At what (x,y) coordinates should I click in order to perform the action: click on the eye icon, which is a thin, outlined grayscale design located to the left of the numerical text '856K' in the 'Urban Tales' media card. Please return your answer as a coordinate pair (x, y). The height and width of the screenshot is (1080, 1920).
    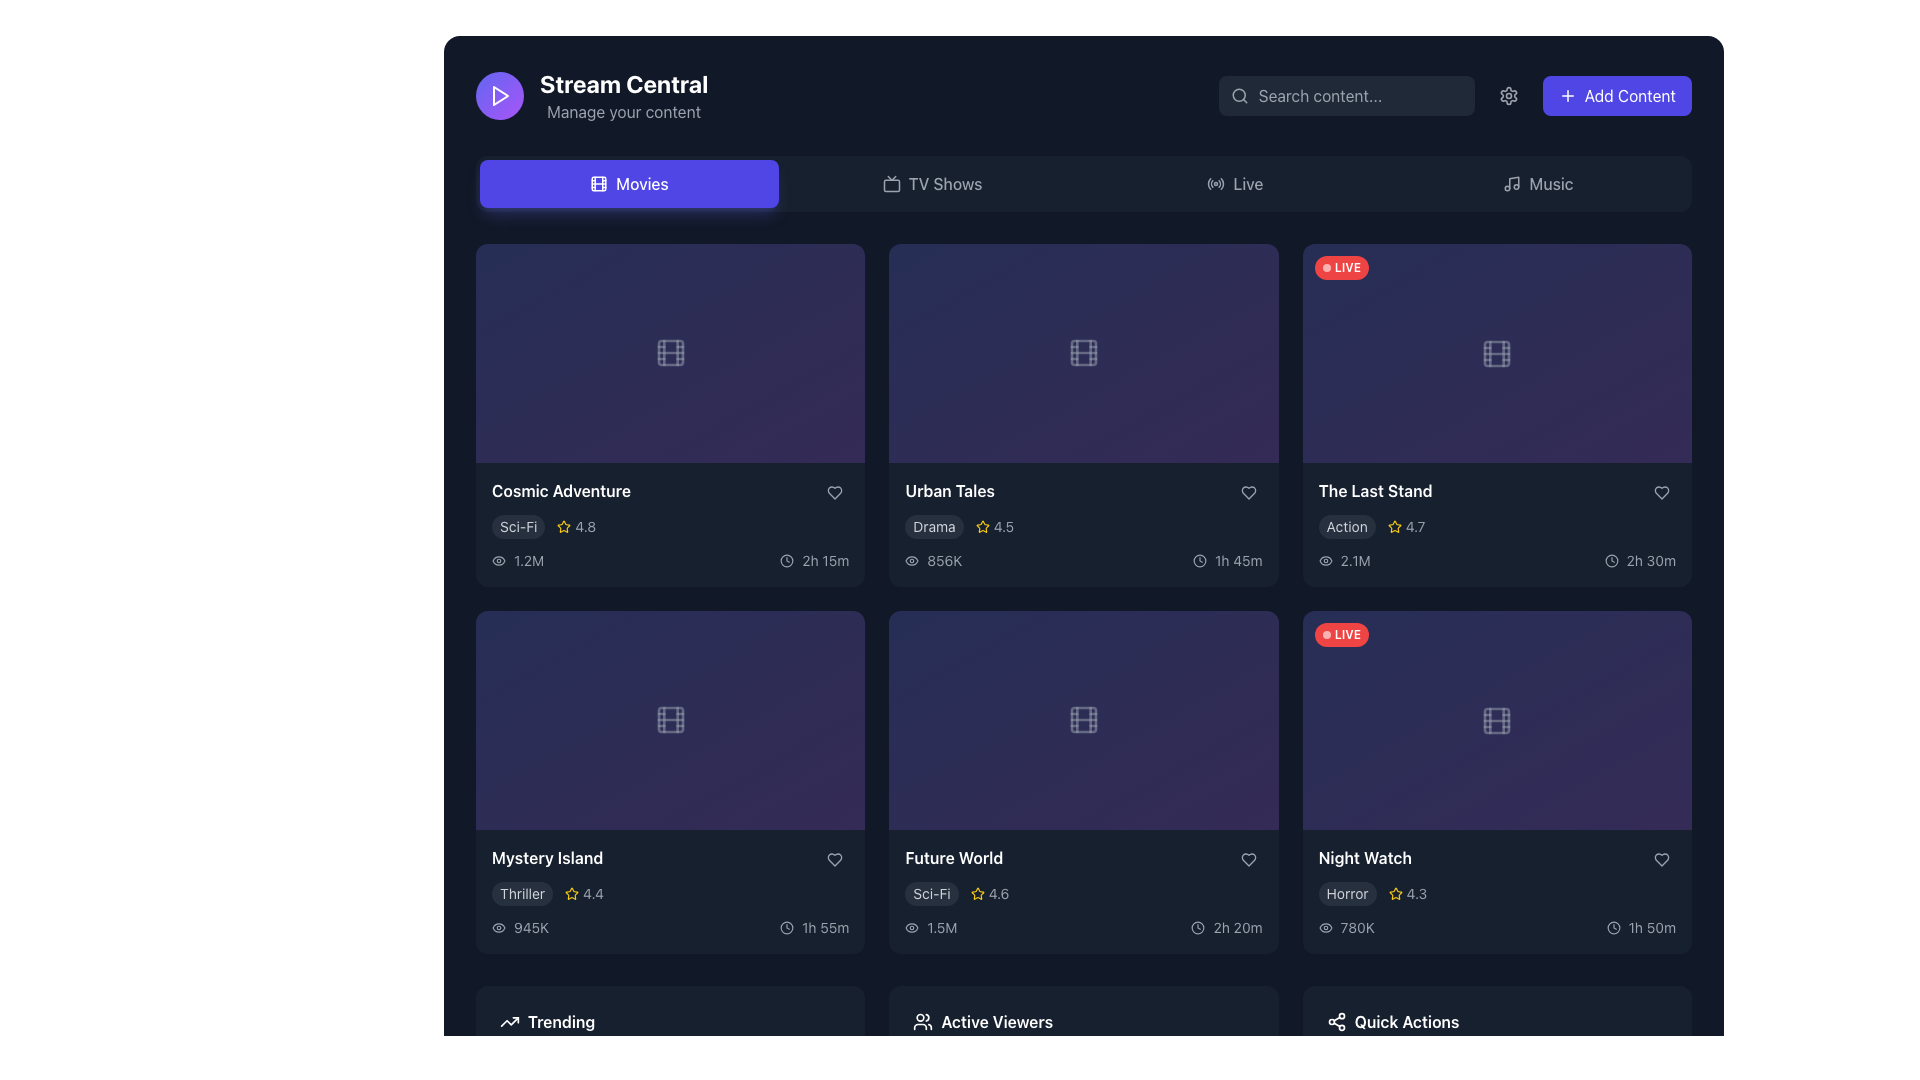
    Looking at the image, I should click on (911, 560).